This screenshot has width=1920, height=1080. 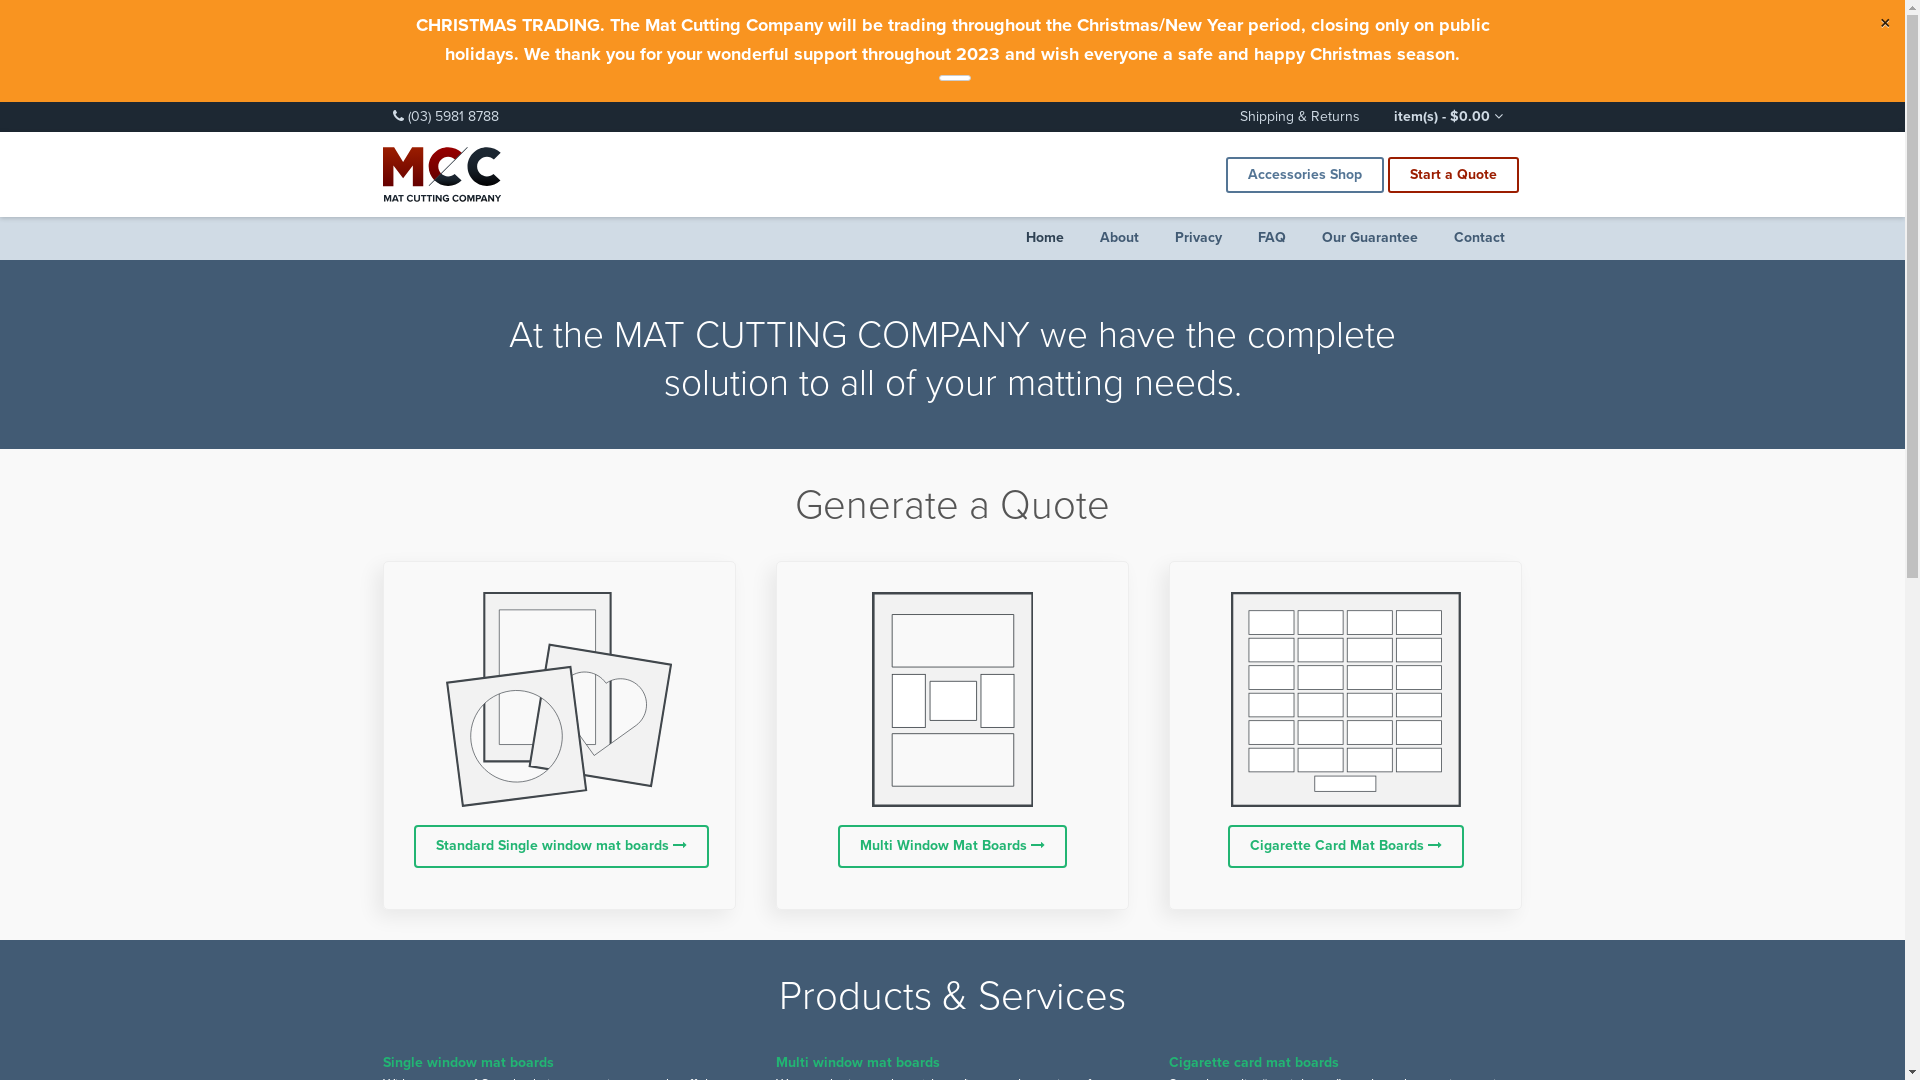 What do you see at coordinates (1368, 237) in the screenshot?
I see `'Our Guarantee'` at bounding box center [1368, 237].